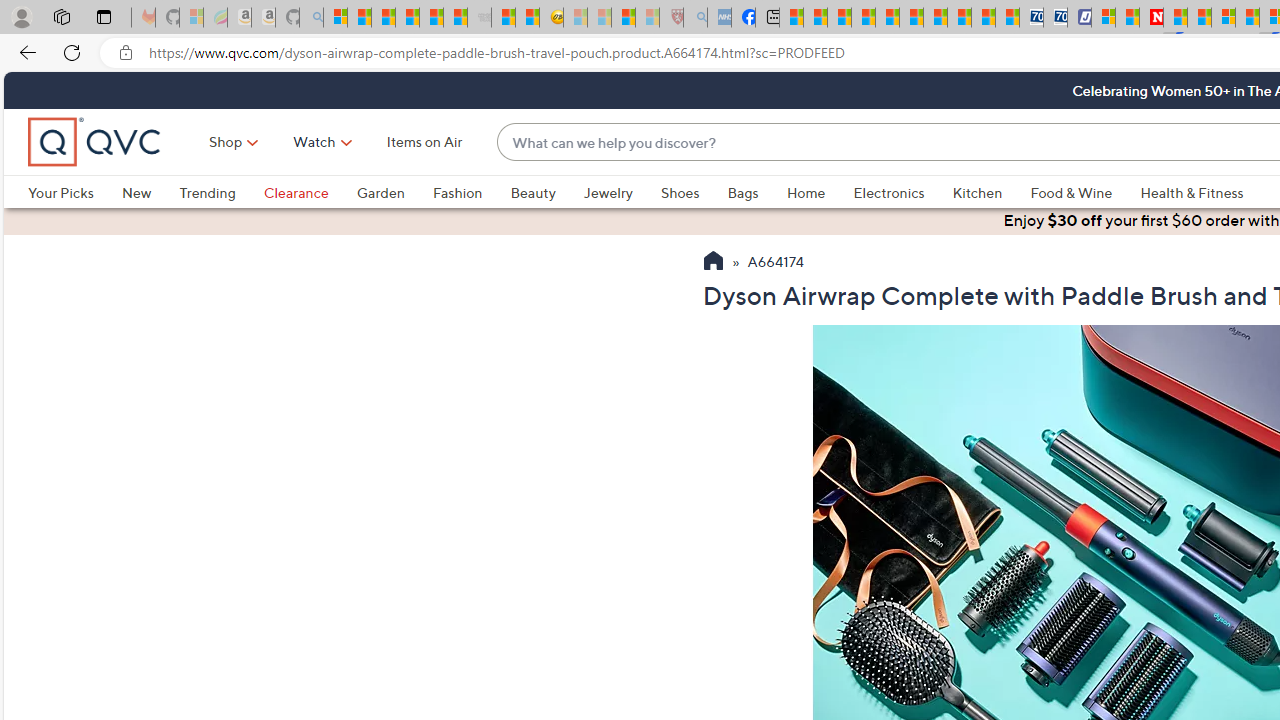 This screenshot has width=1280, height=720. Describe the element at coordinates (1071, 192) in the screenshot. I see `'Food & Wine'` at that location.